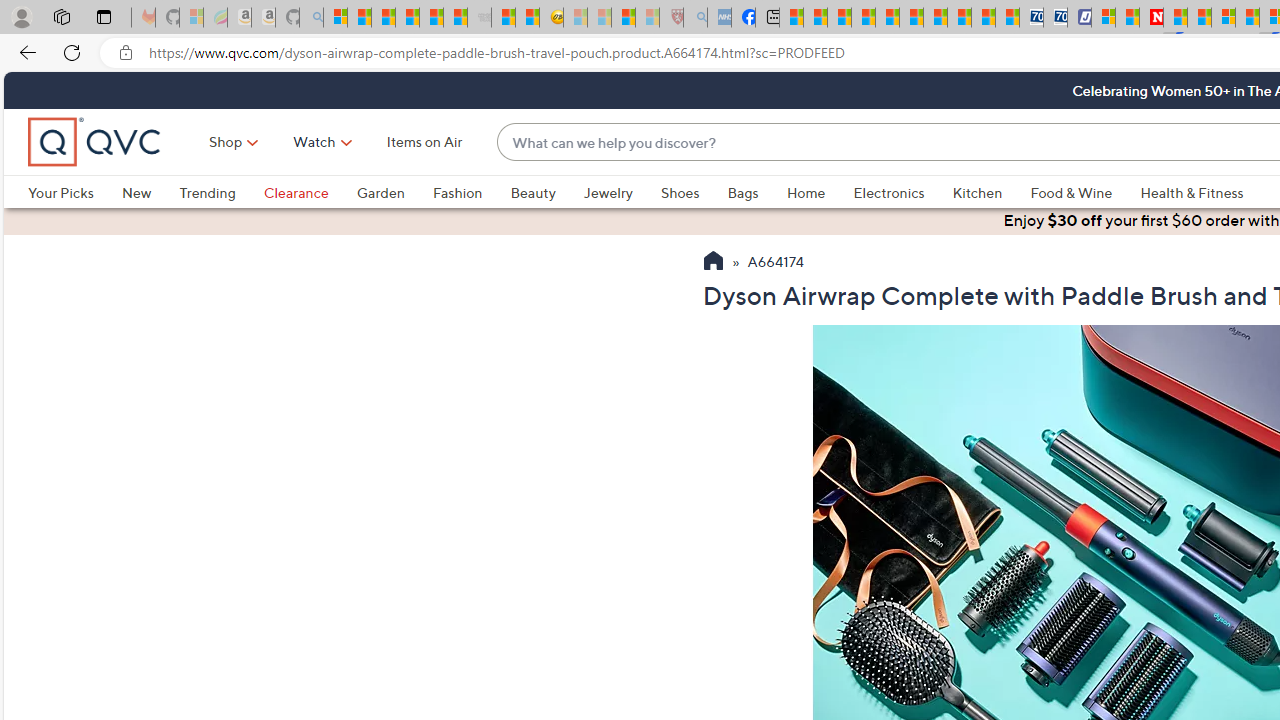 This screenshot has width=1280, height=720. Describe the element at coordinates (1071, 192) in the screenshot. I see `'Food & Wine'` at that location.